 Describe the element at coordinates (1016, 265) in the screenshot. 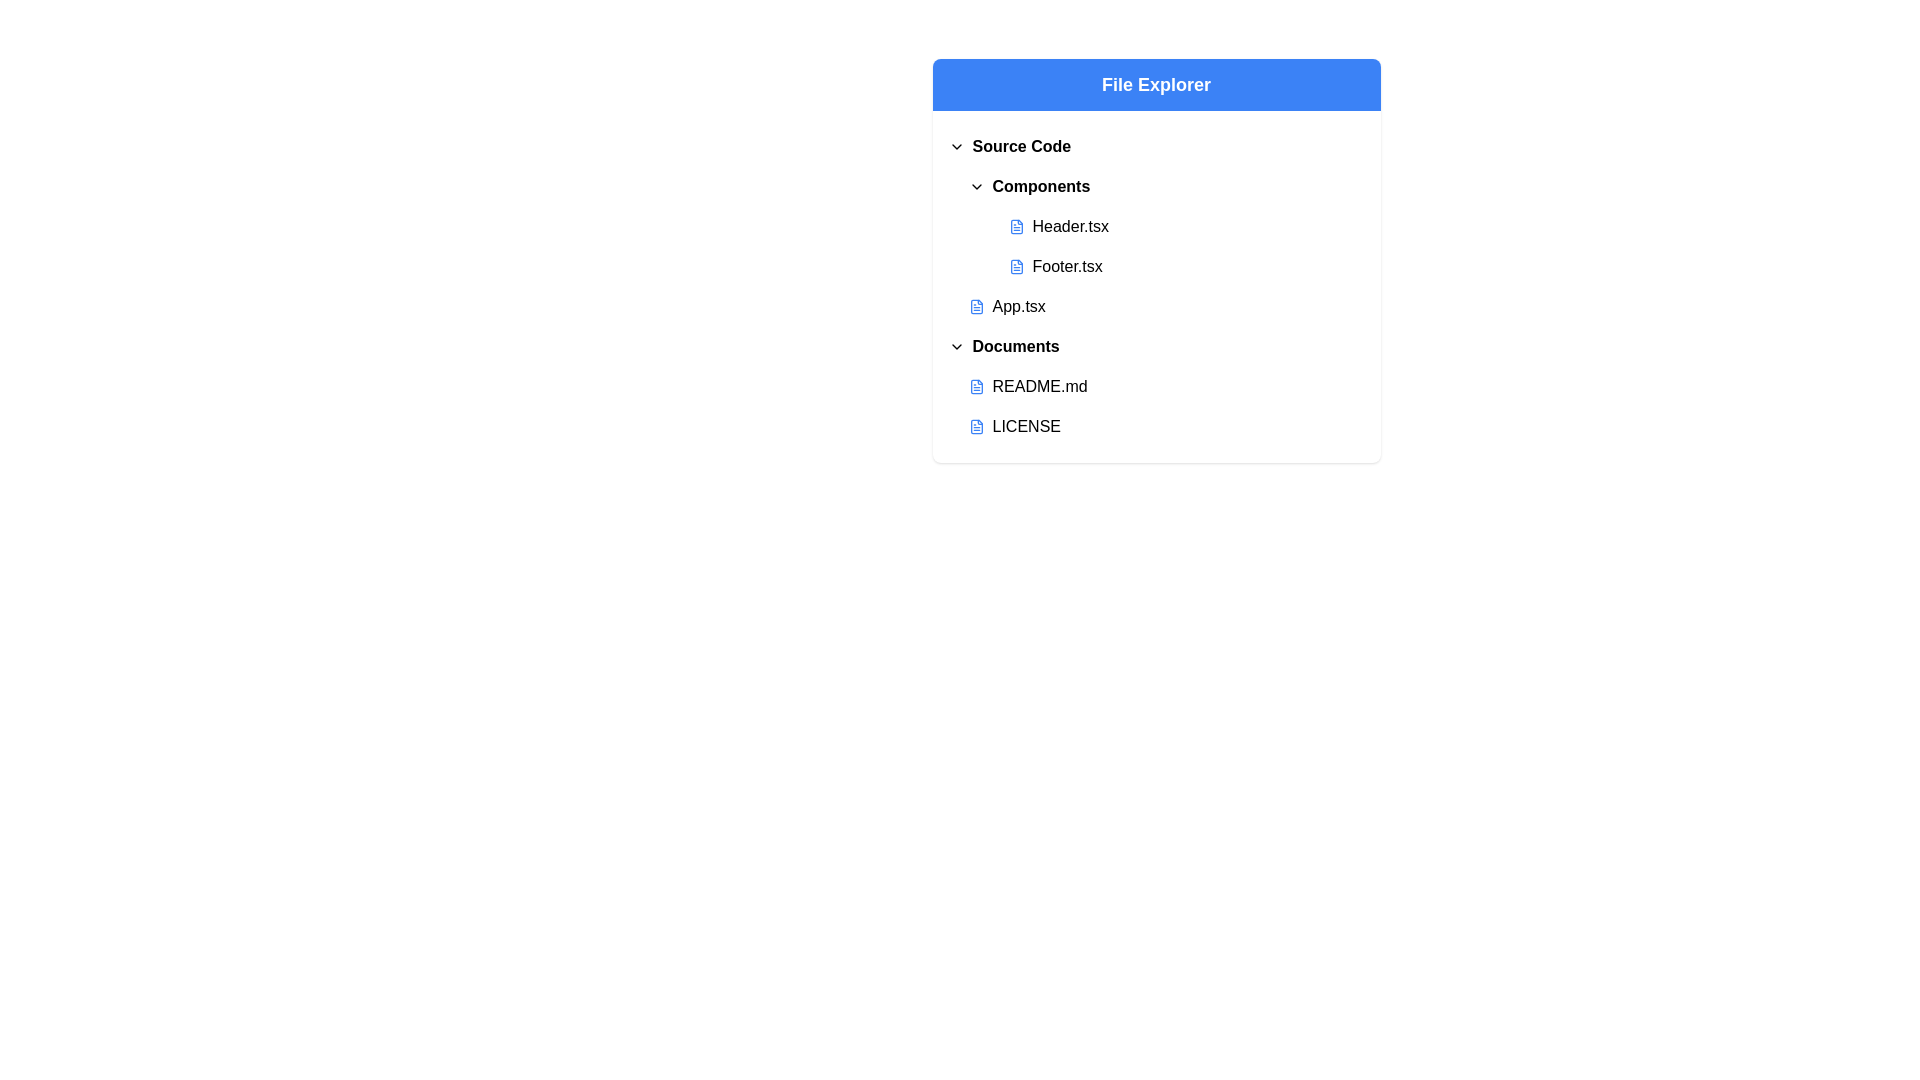

I see `the style and color of the SVG icon representing the file 'Footer.tsx' located in the file explorer panel, specifically as the second item under the 'Components' sub-header in the 'Source Code' section` at that location.